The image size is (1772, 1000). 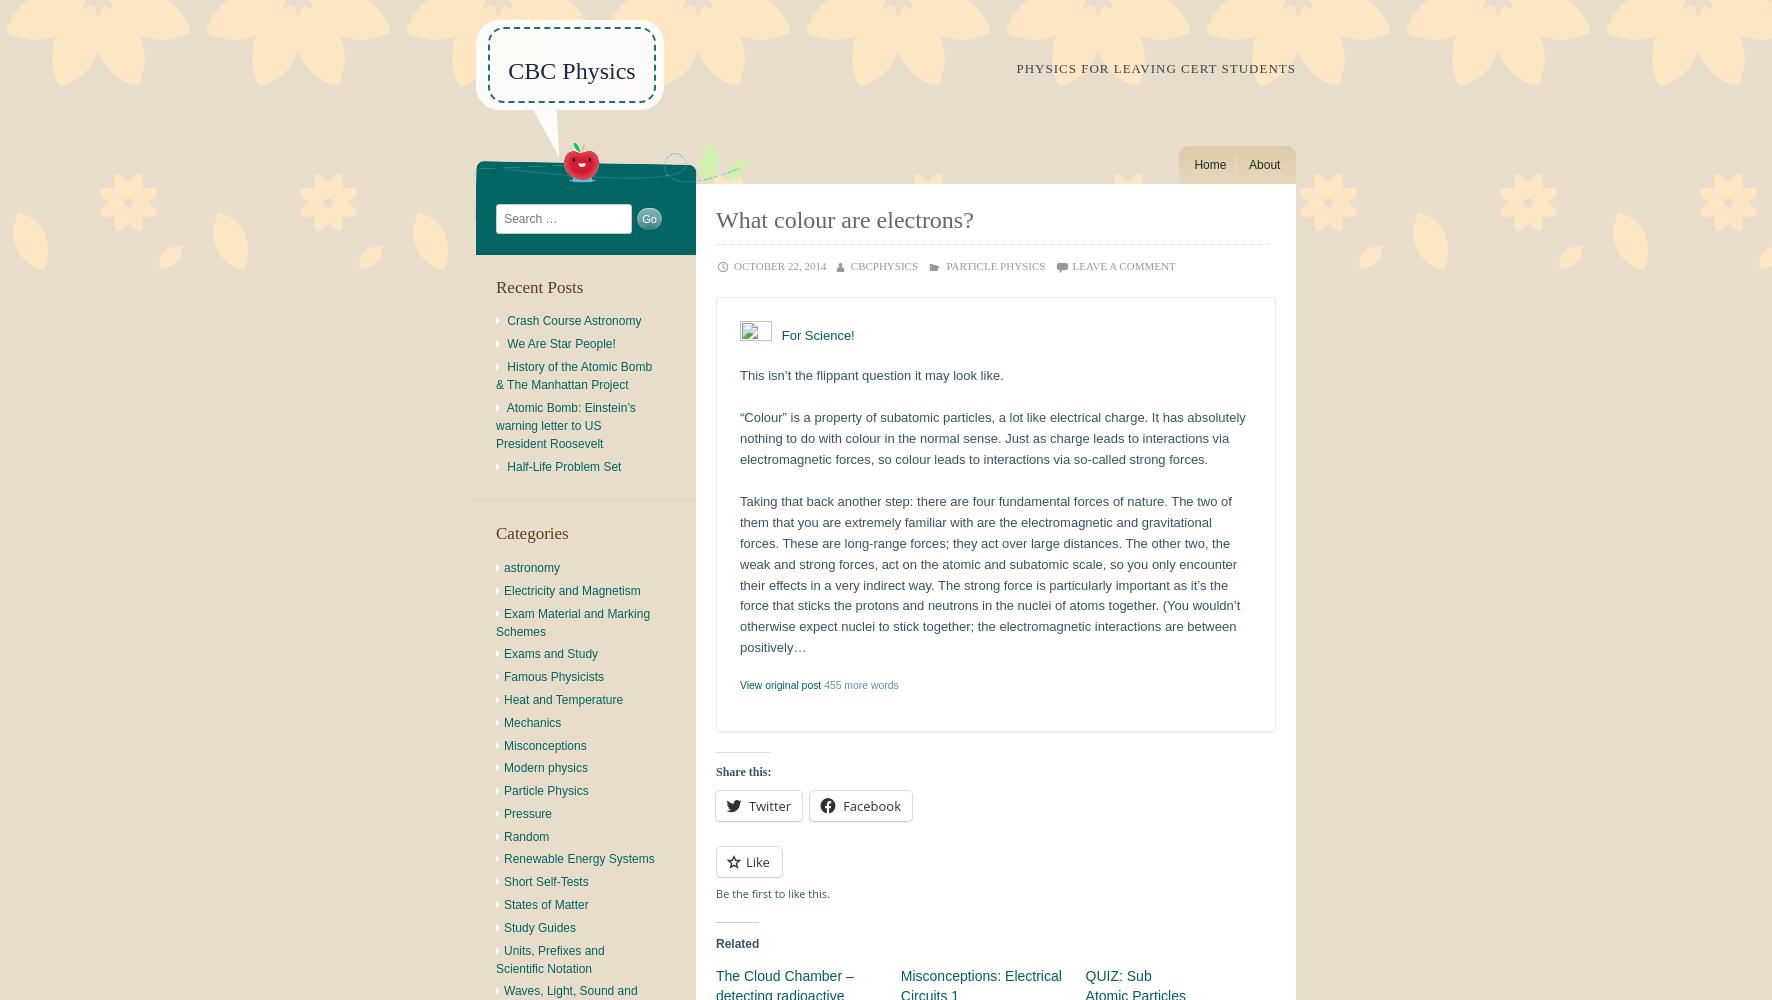 What do you see at coordinates (780, 684) in the screenshot?
I see `'View original post'` at bounding box center [780, 684].